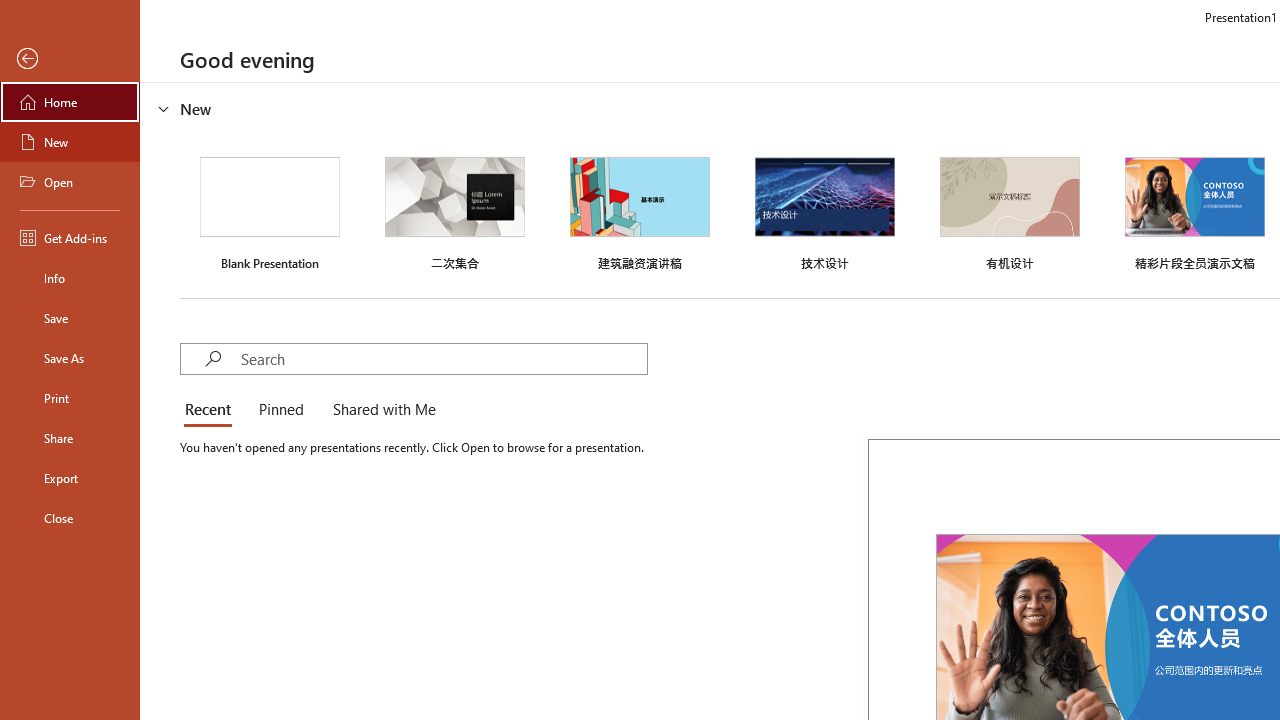 The image size is (1280, 720). Describe the element at coordinates (69, 58) in the screenshot. I see `'Back'` at that location.